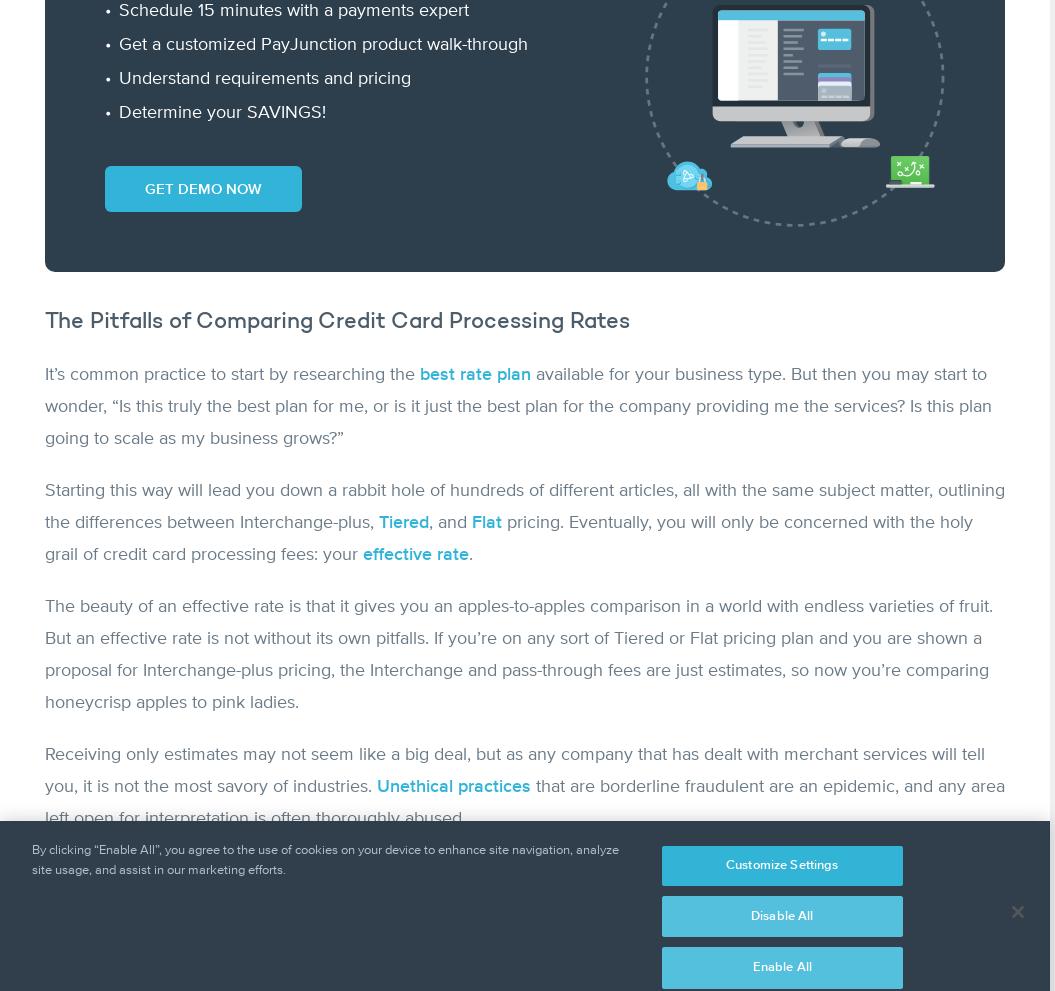 The height and width of the screenshot is (991, 1055). Describe the element at coordinates (470, 552) in the screenshot. I see `'.'` at that location.